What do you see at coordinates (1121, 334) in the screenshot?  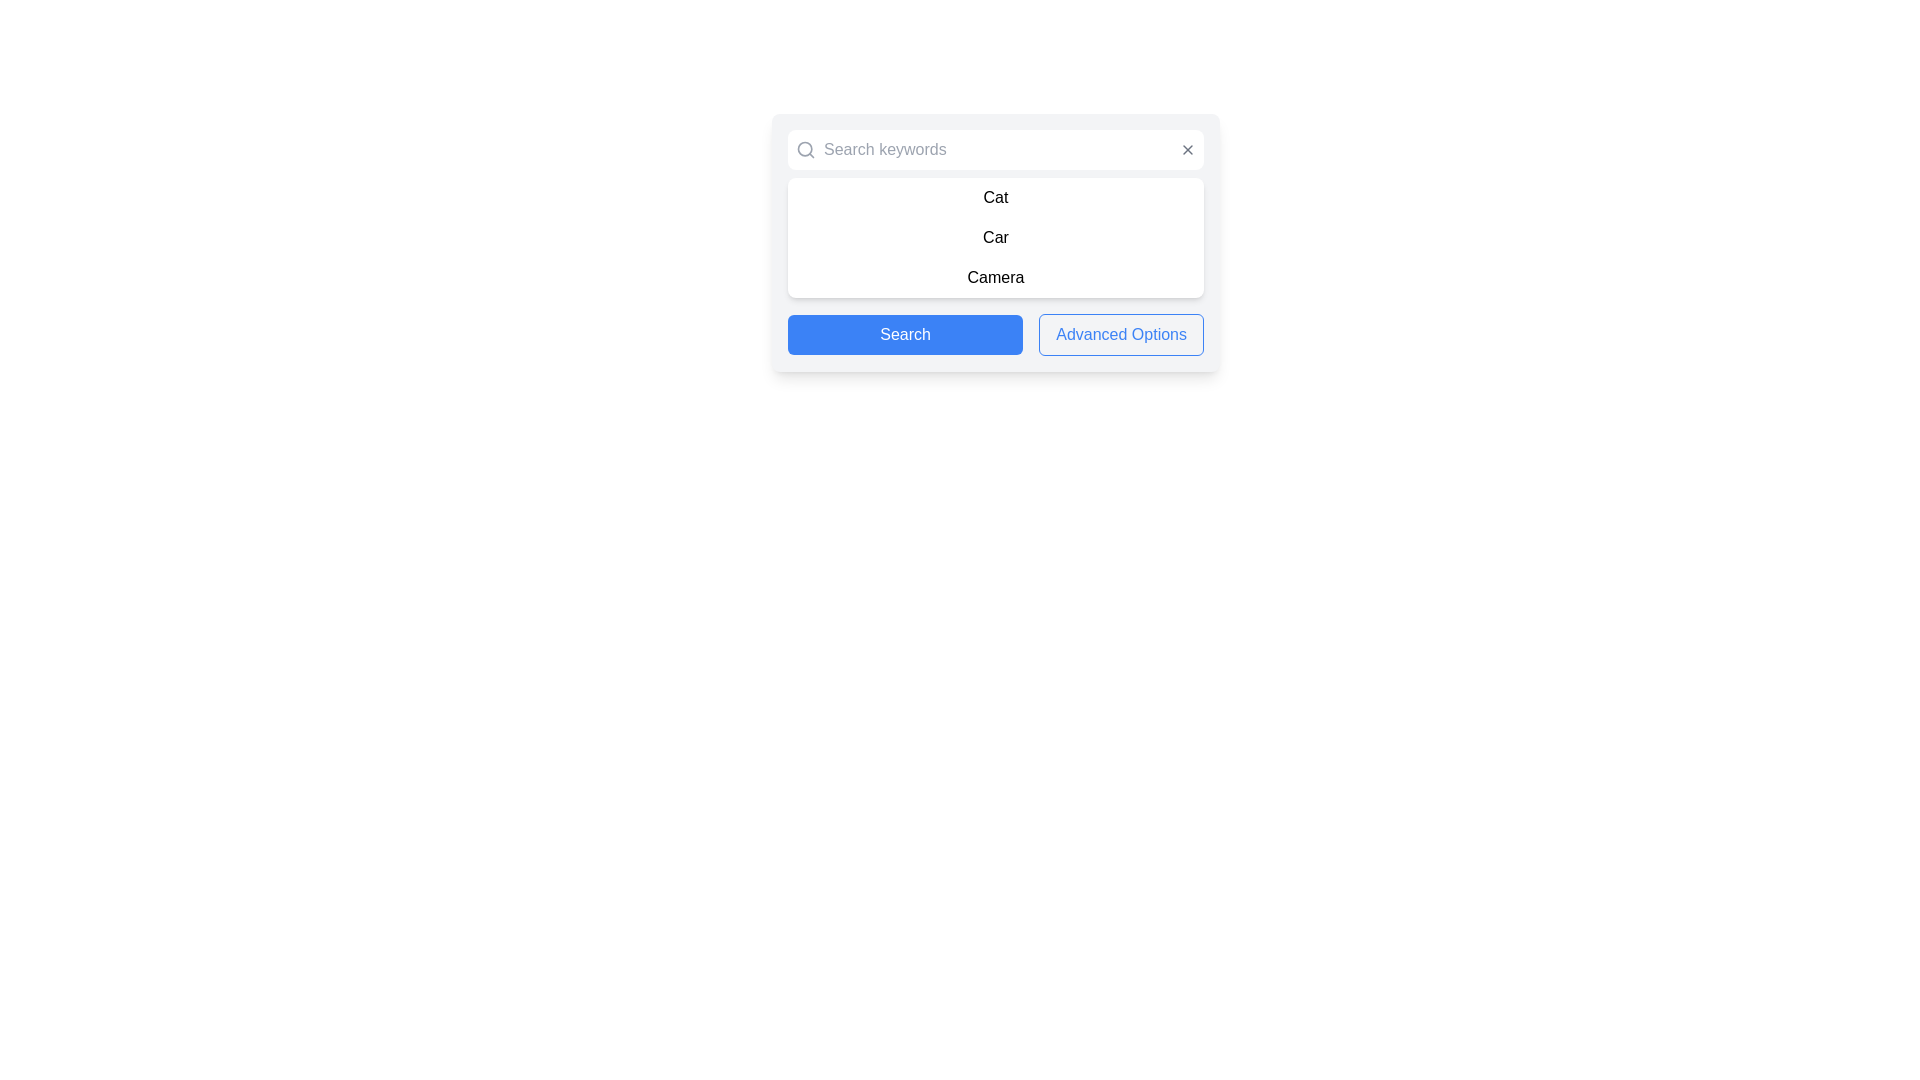 I see `the 'Advanced Options' button, which is a rounded button with a transparent background and blue text, located to the right of the 'Search' button` at bounding box center [1121, 334].